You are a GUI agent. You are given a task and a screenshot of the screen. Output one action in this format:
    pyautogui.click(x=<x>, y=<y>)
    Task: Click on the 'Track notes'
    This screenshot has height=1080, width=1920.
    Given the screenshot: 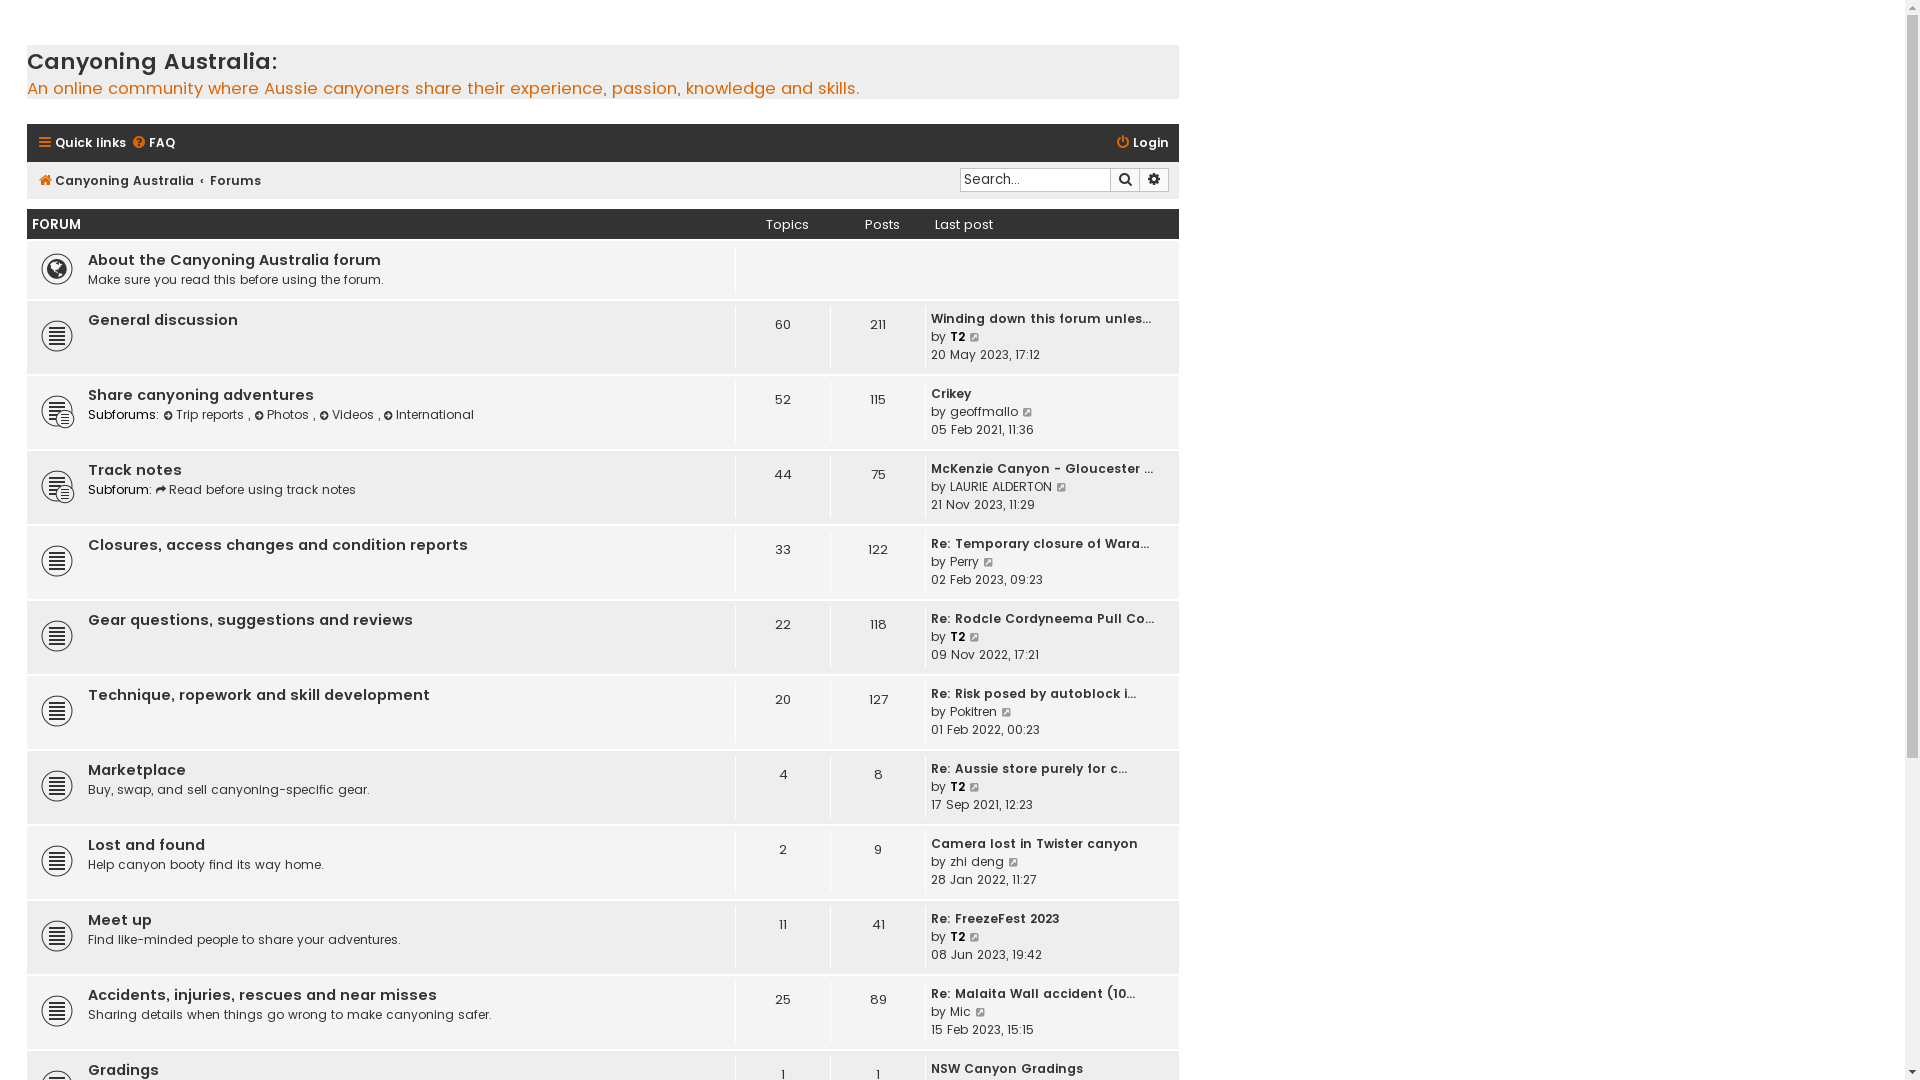 What is the action you would take?
    pyautogui.click(x=133, y=471)
    